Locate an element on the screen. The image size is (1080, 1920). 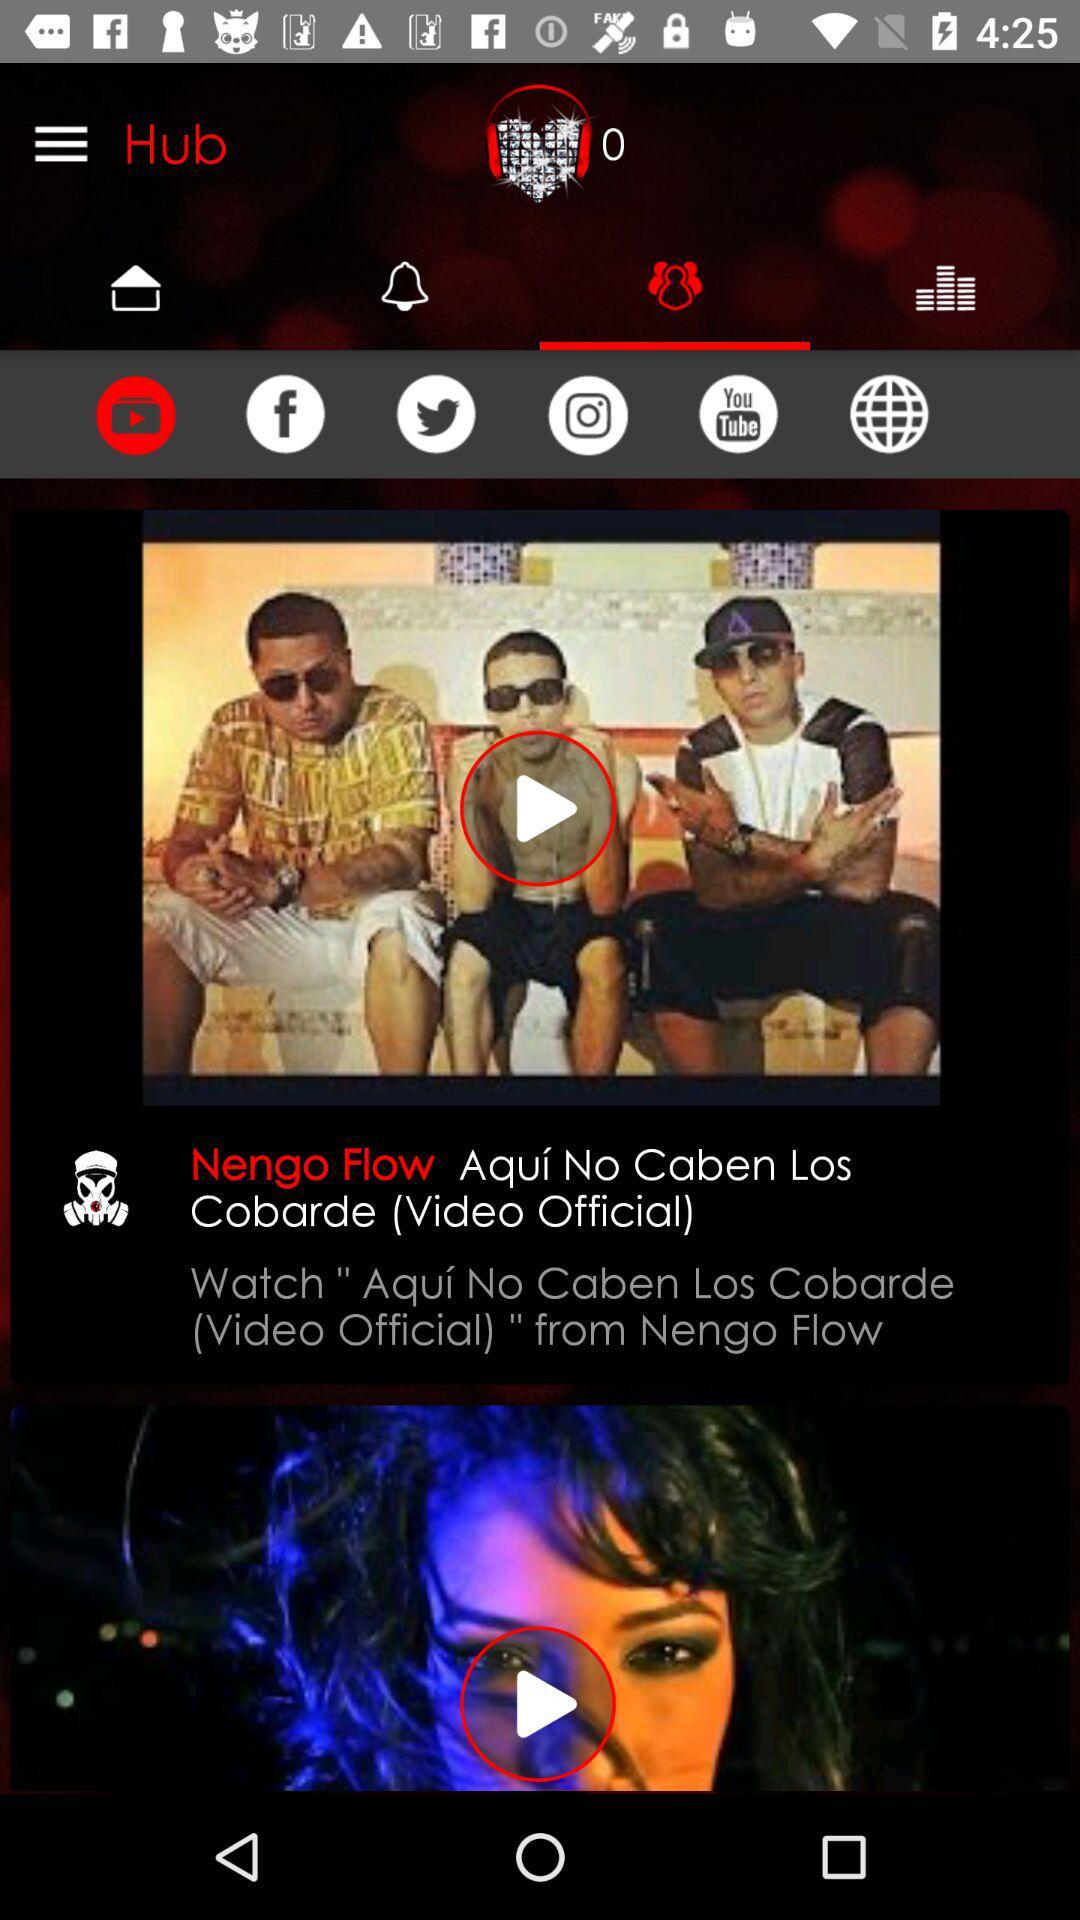
open navigation menu is located at coordinates (60, 142).